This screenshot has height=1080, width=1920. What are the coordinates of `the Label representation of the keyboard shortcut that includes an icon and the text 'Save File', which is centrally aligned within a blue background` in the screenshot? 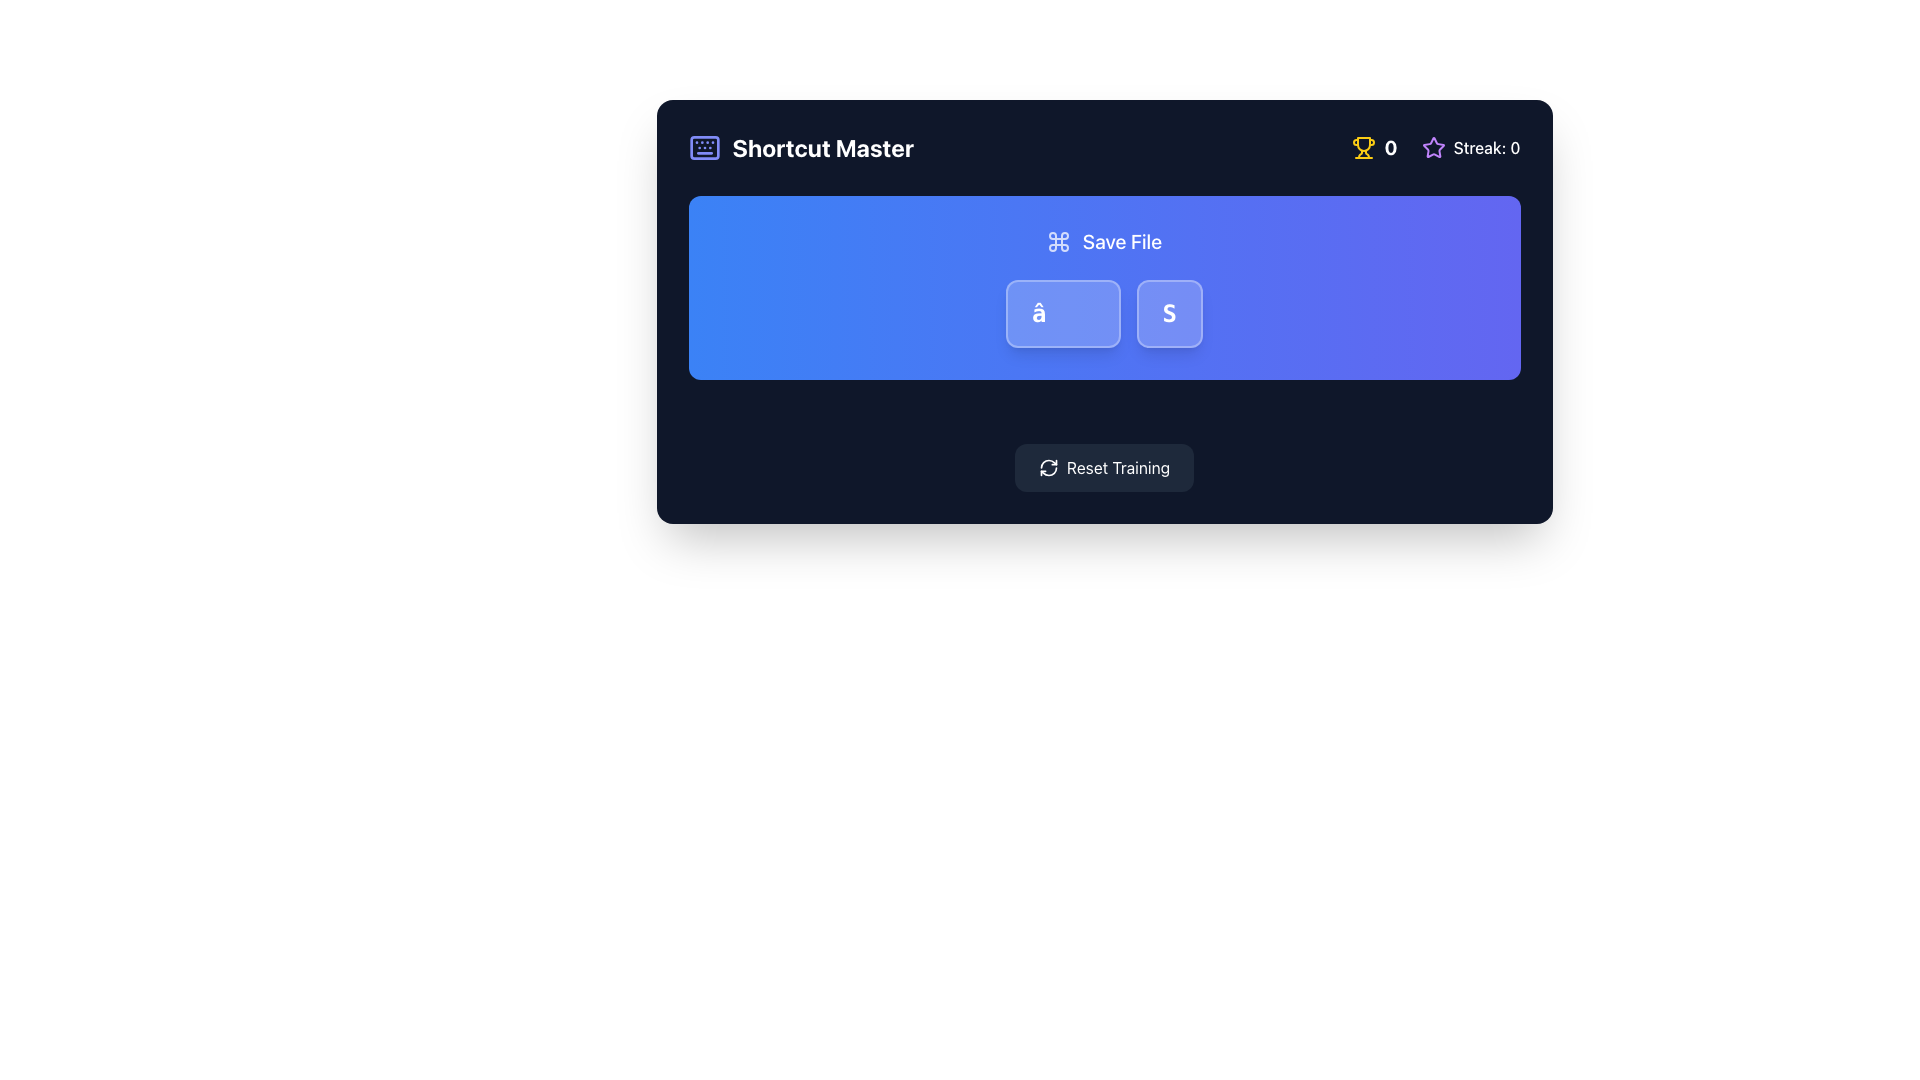 It's located at (1103, 241).